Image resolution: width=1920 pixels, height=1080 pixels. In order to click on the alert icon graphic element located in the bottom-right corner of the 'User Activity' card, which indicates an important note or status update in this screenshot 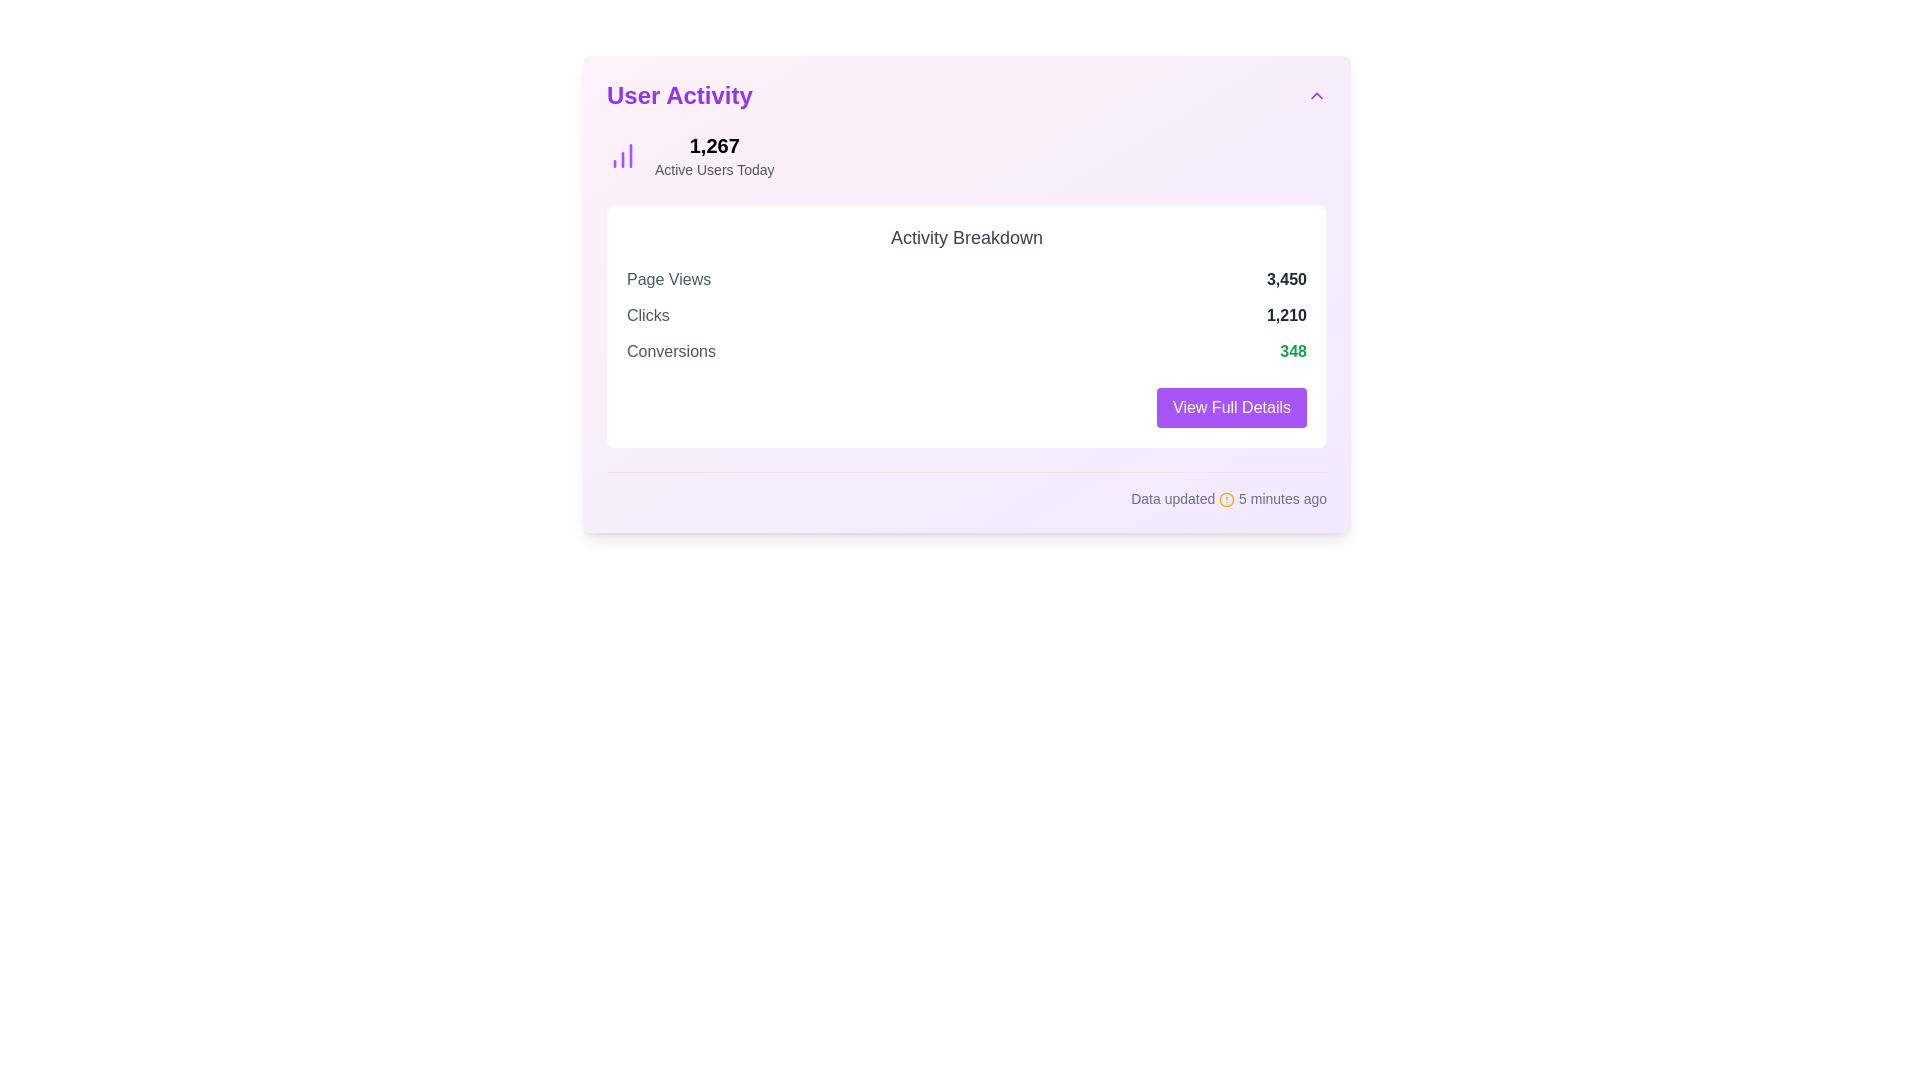, I will do `click(1226, 499)`.